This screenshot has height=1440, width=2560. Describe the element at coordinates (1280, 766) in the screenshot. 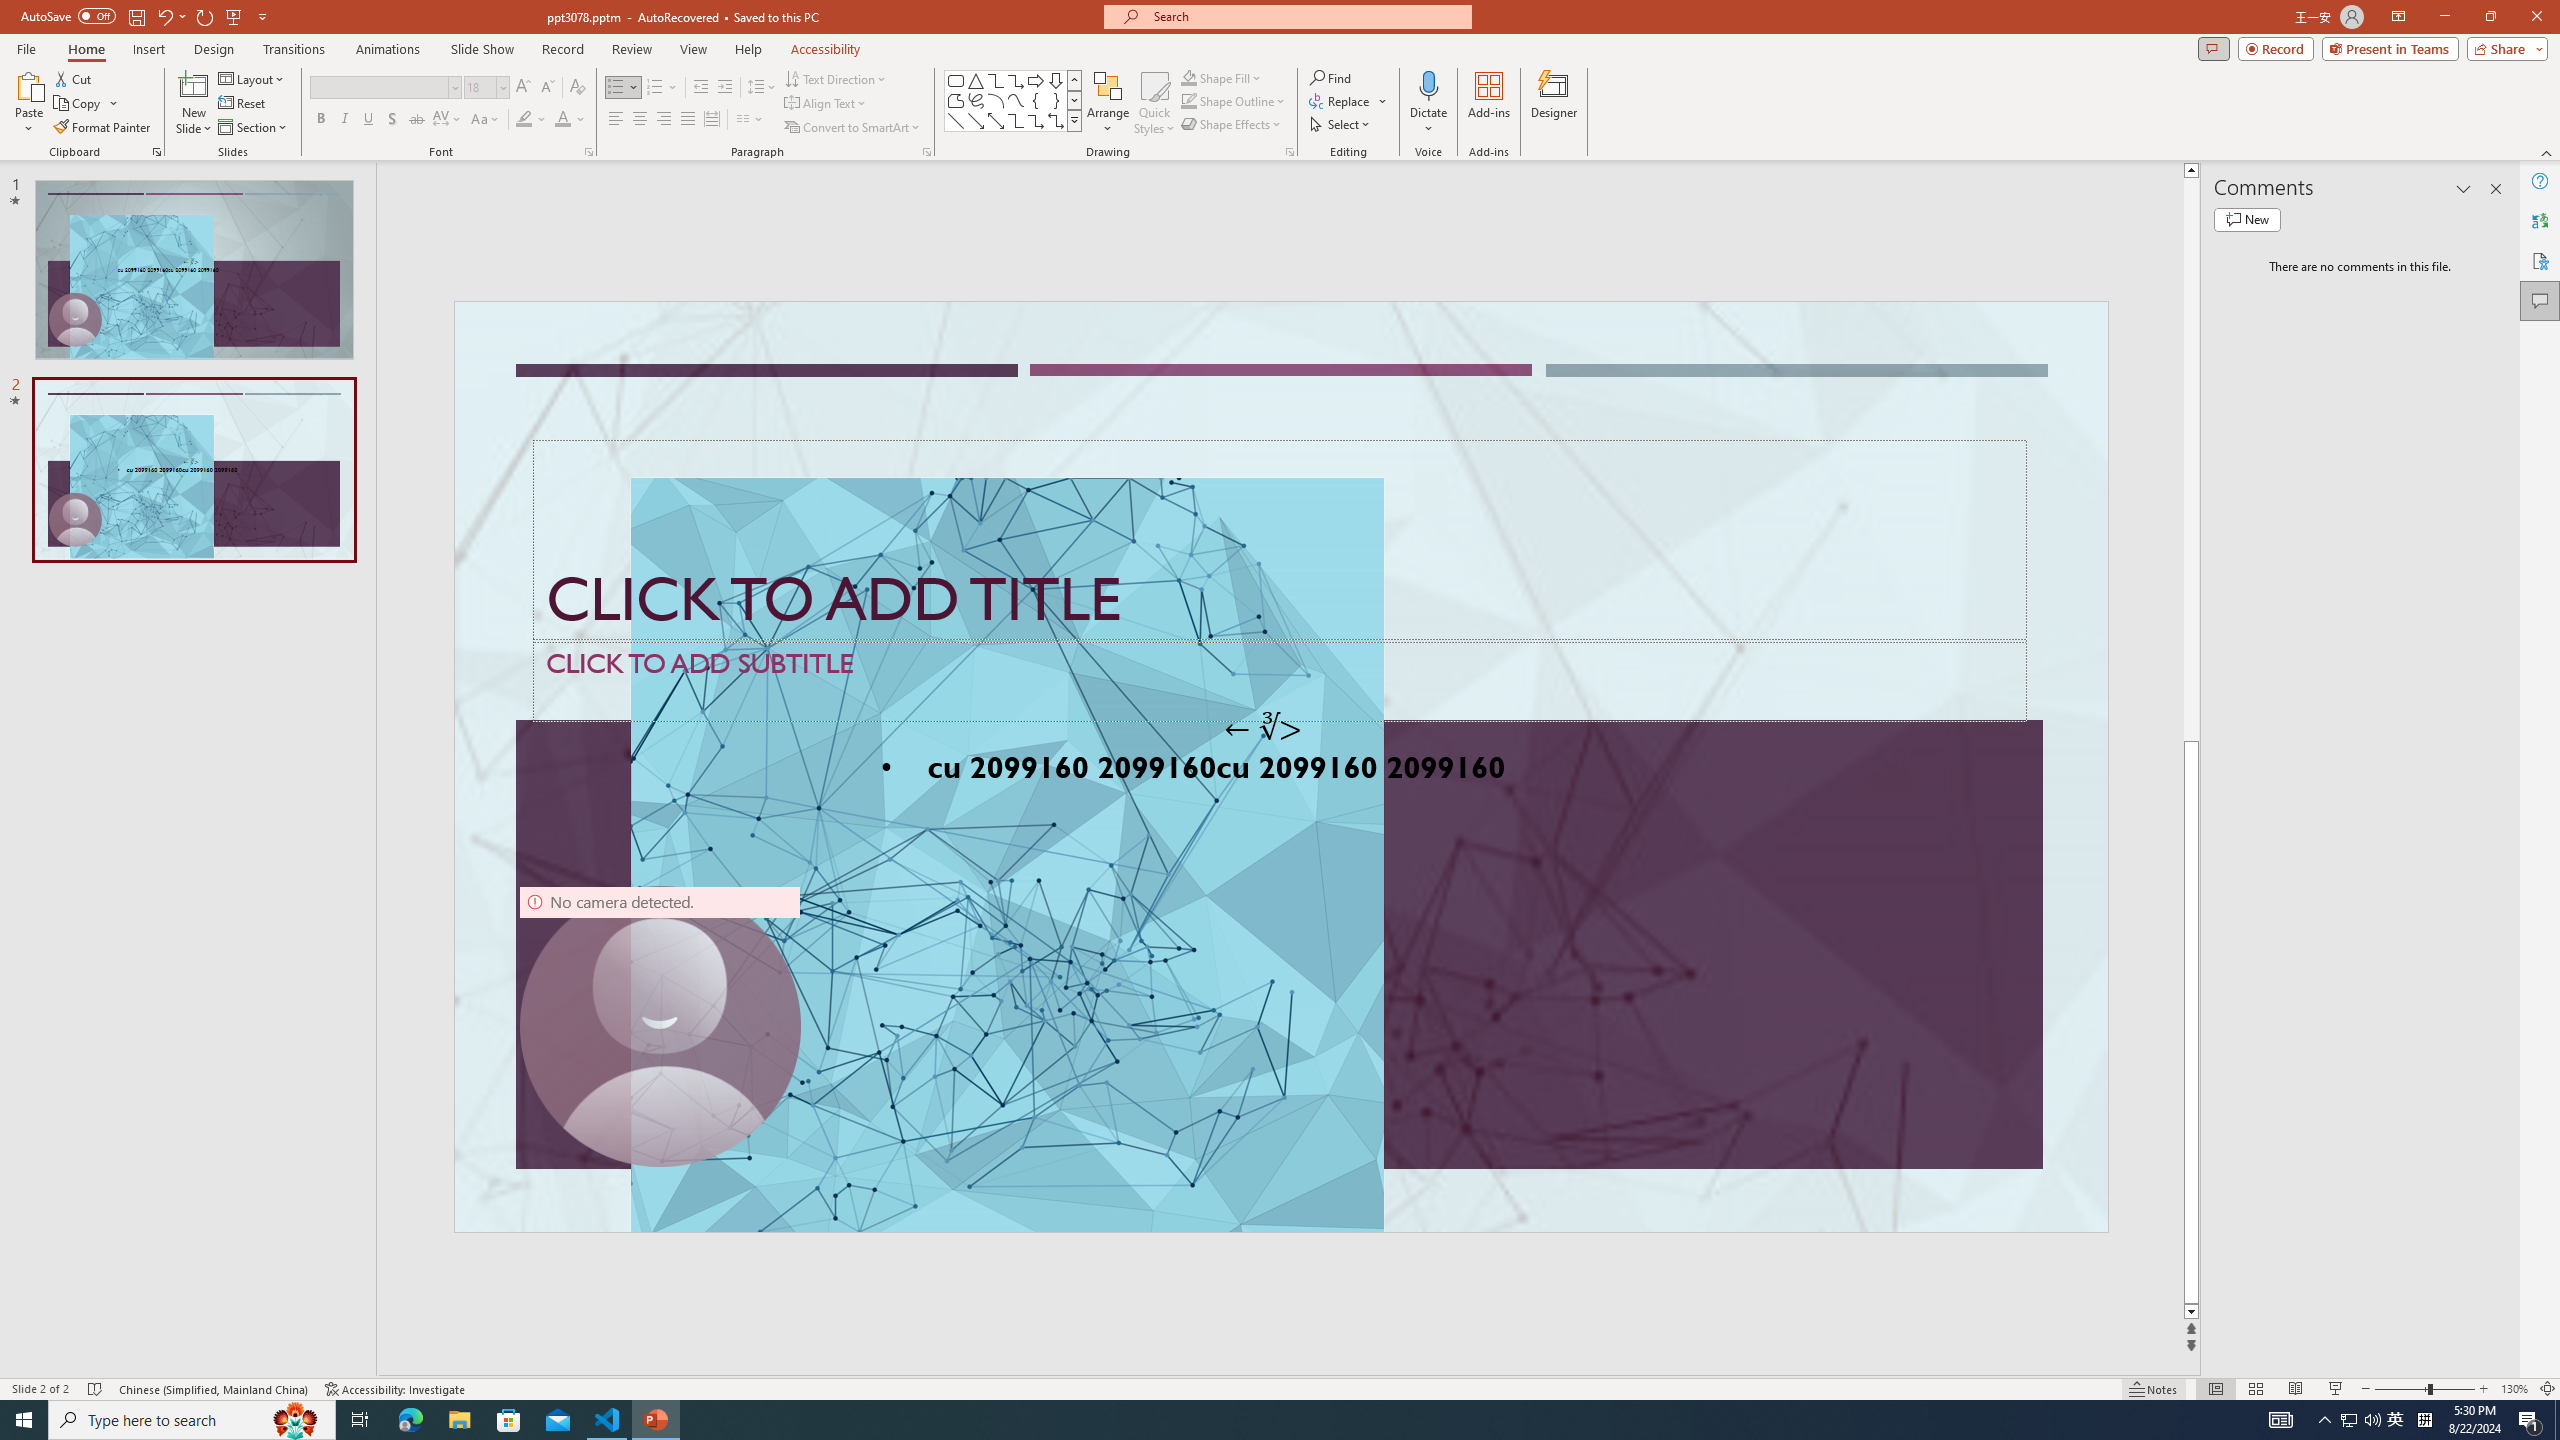

I see `'An abstract genetic concept'` at that location.